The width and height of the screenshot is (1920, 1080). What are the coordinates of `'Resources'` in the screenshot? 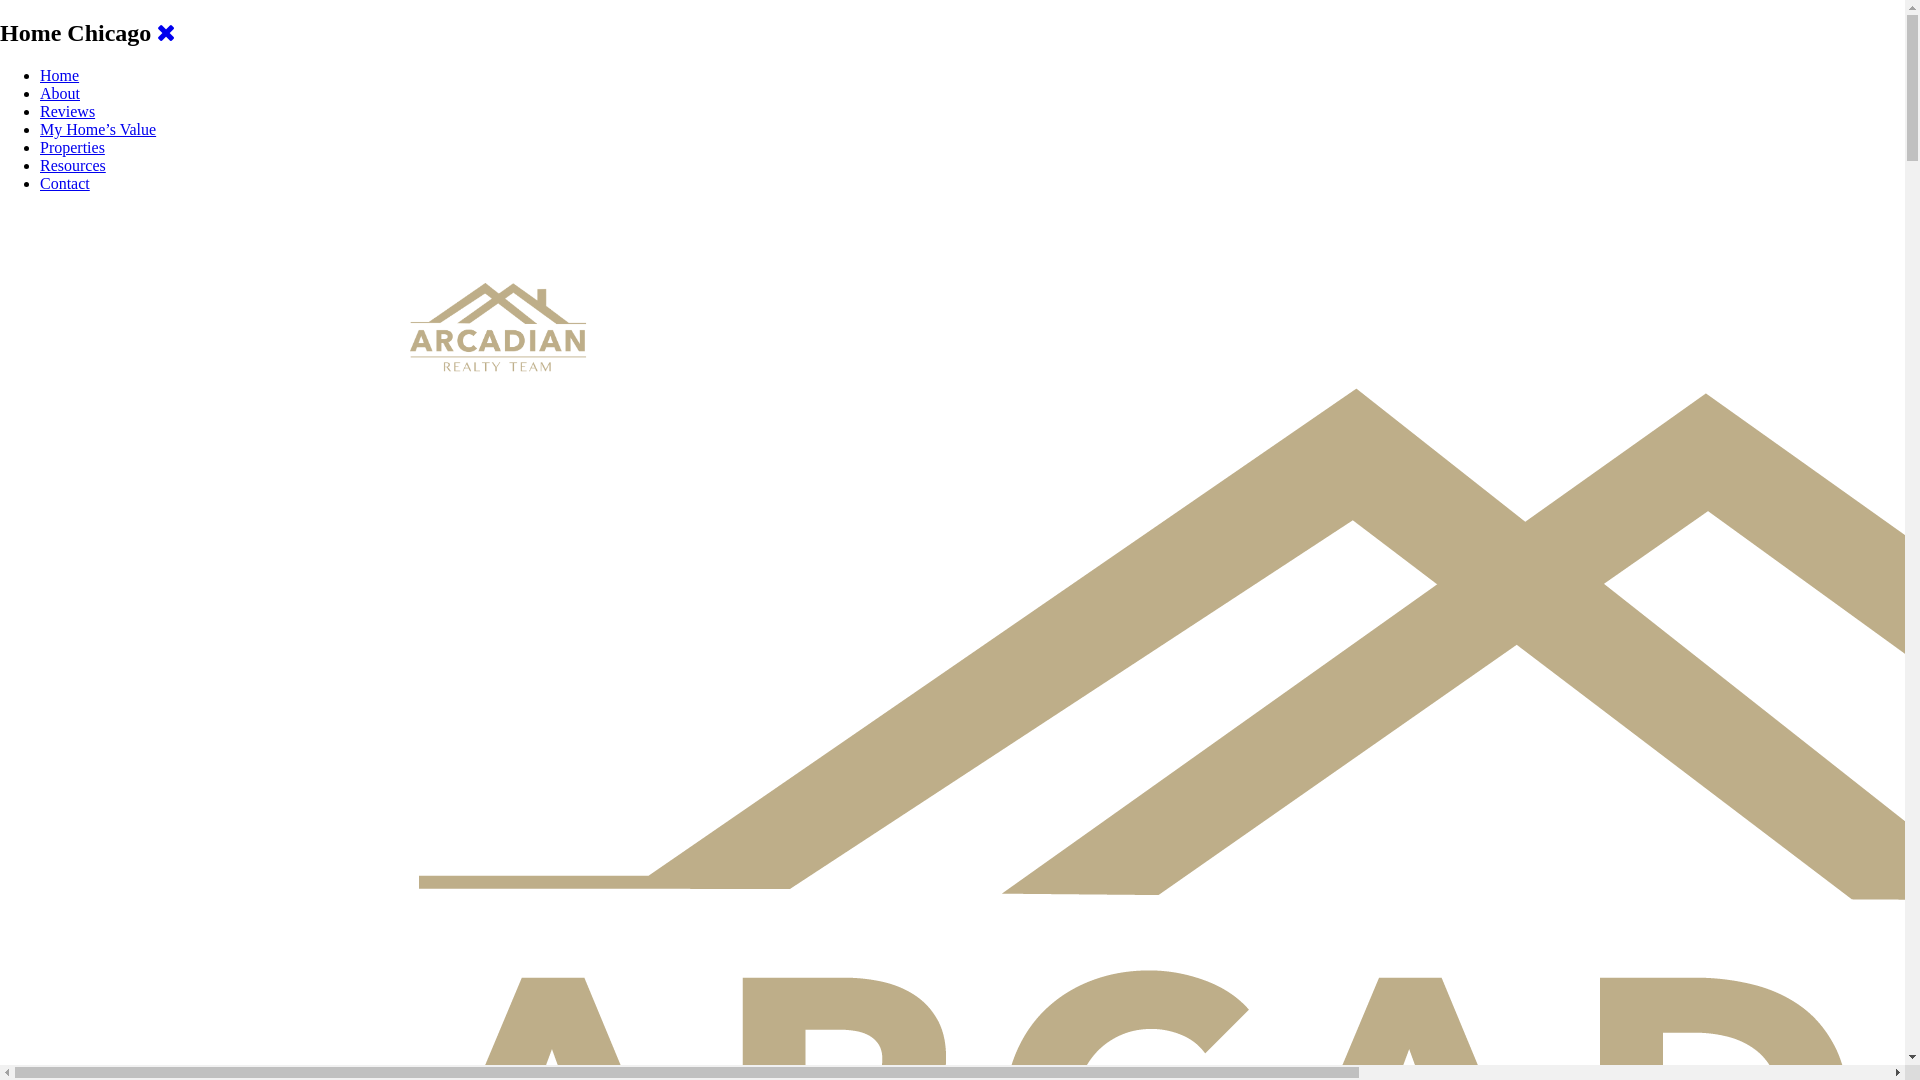 It's located at (39, 164).